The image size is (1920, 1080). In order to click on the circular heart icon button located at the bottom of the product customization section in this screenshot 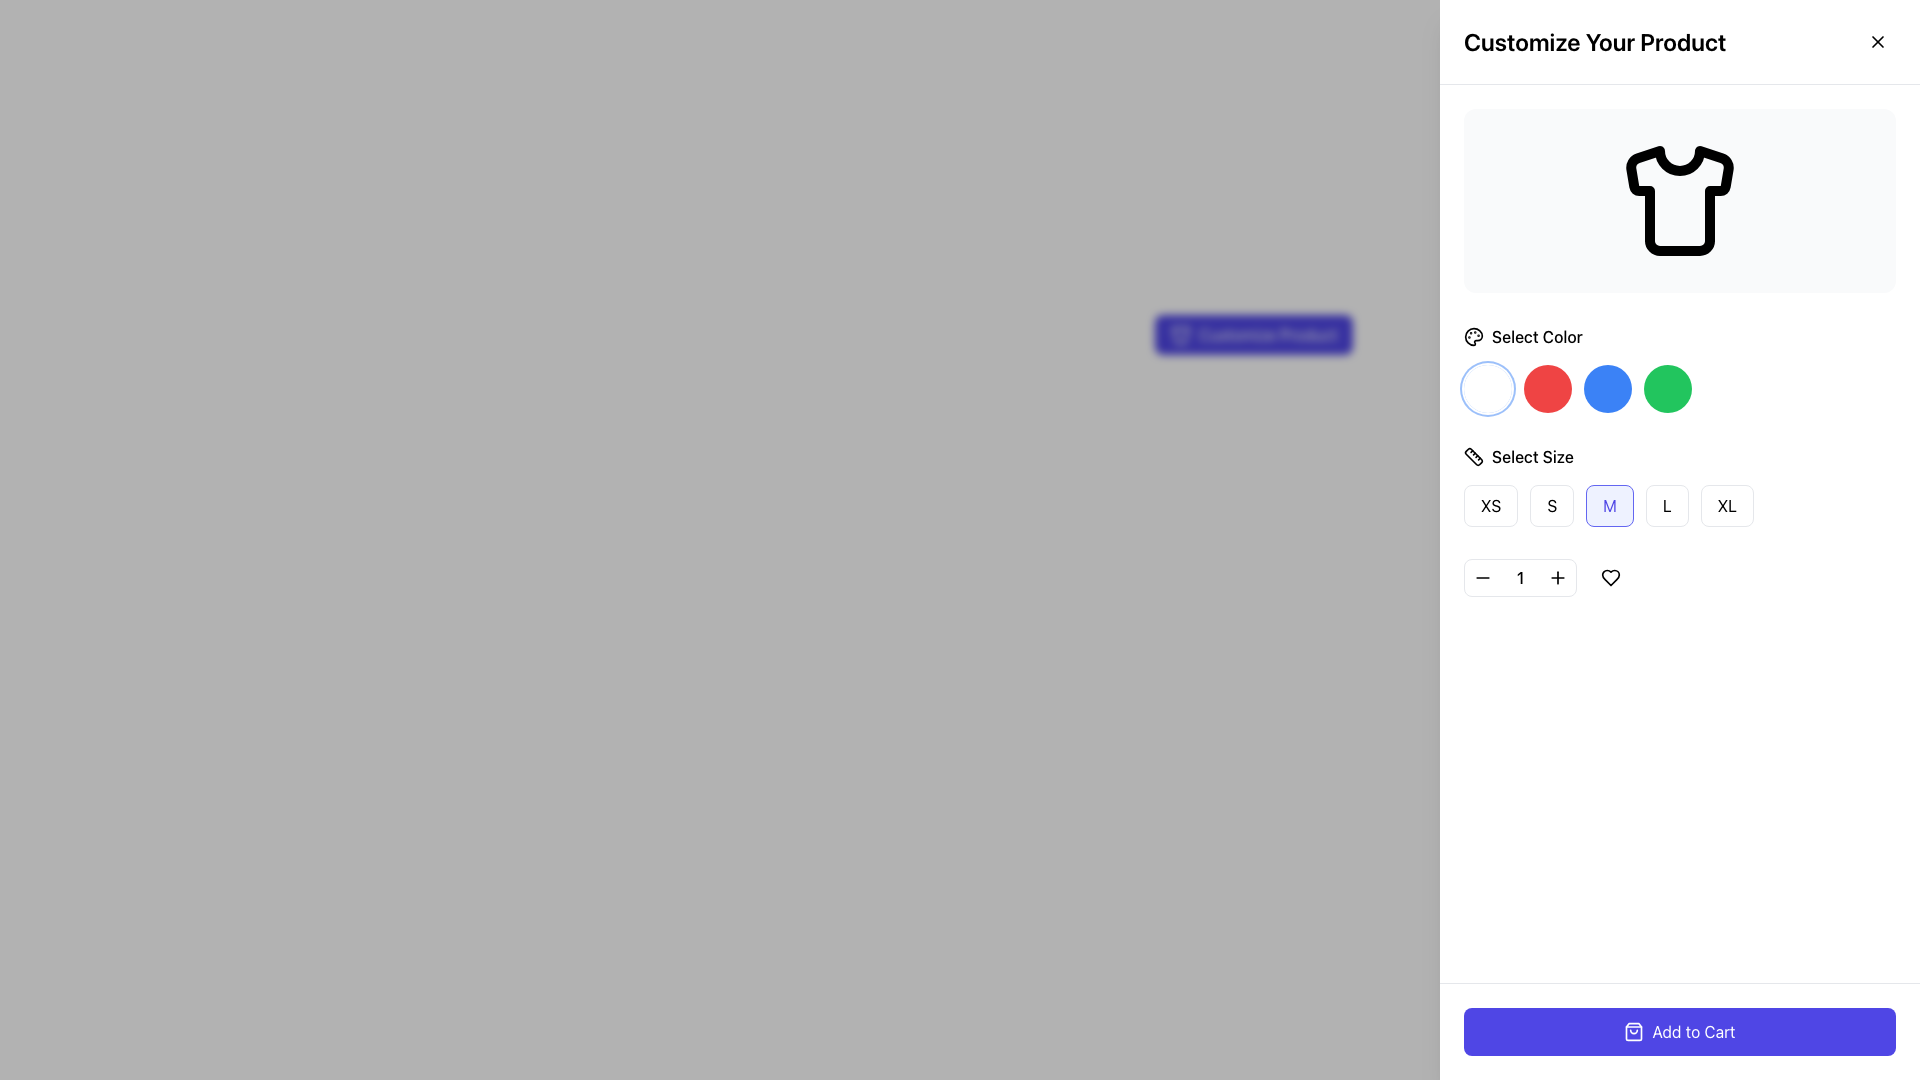, I will do `click(1611, 578)`.